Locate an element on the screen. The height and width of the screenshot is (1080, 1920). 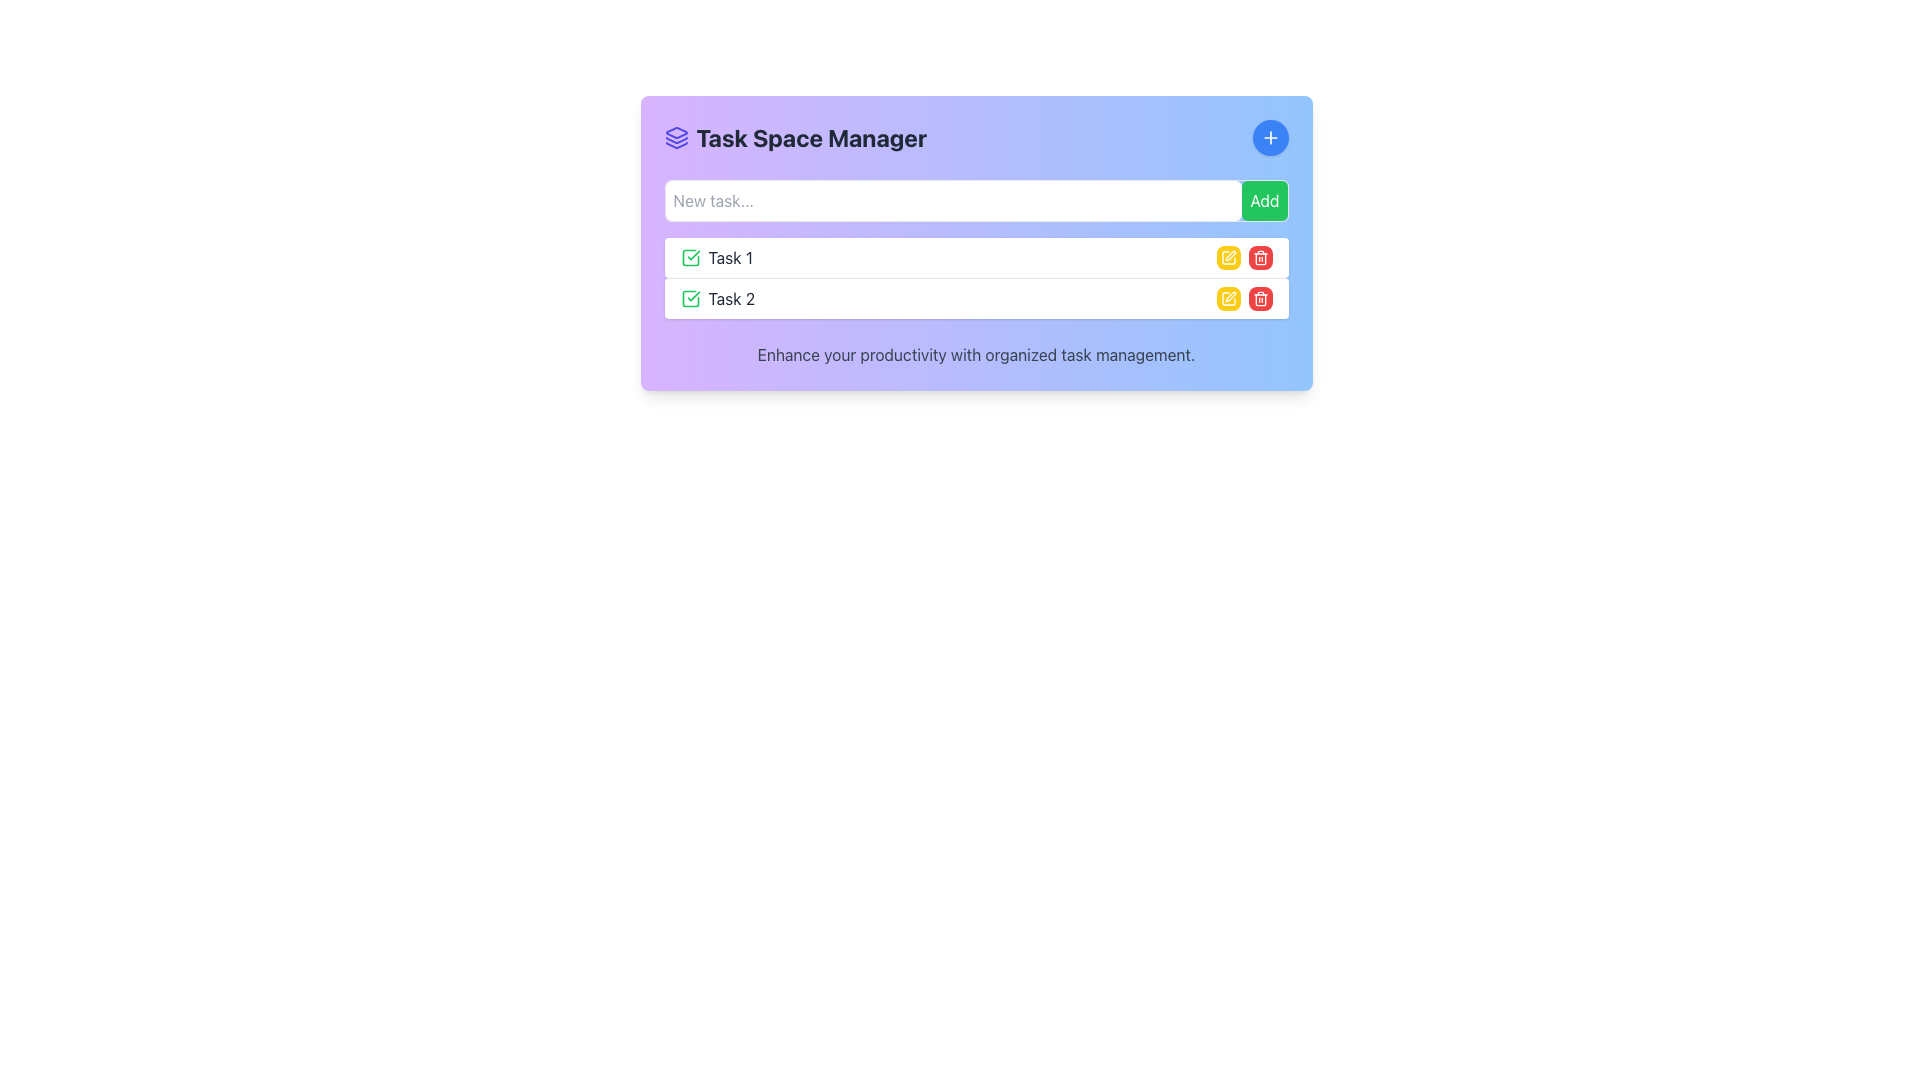
the 'Add' button, which is a rectangular button with a green background and white text, located to the right of the 'New task...' input field is located at coordinates (1263, 200).